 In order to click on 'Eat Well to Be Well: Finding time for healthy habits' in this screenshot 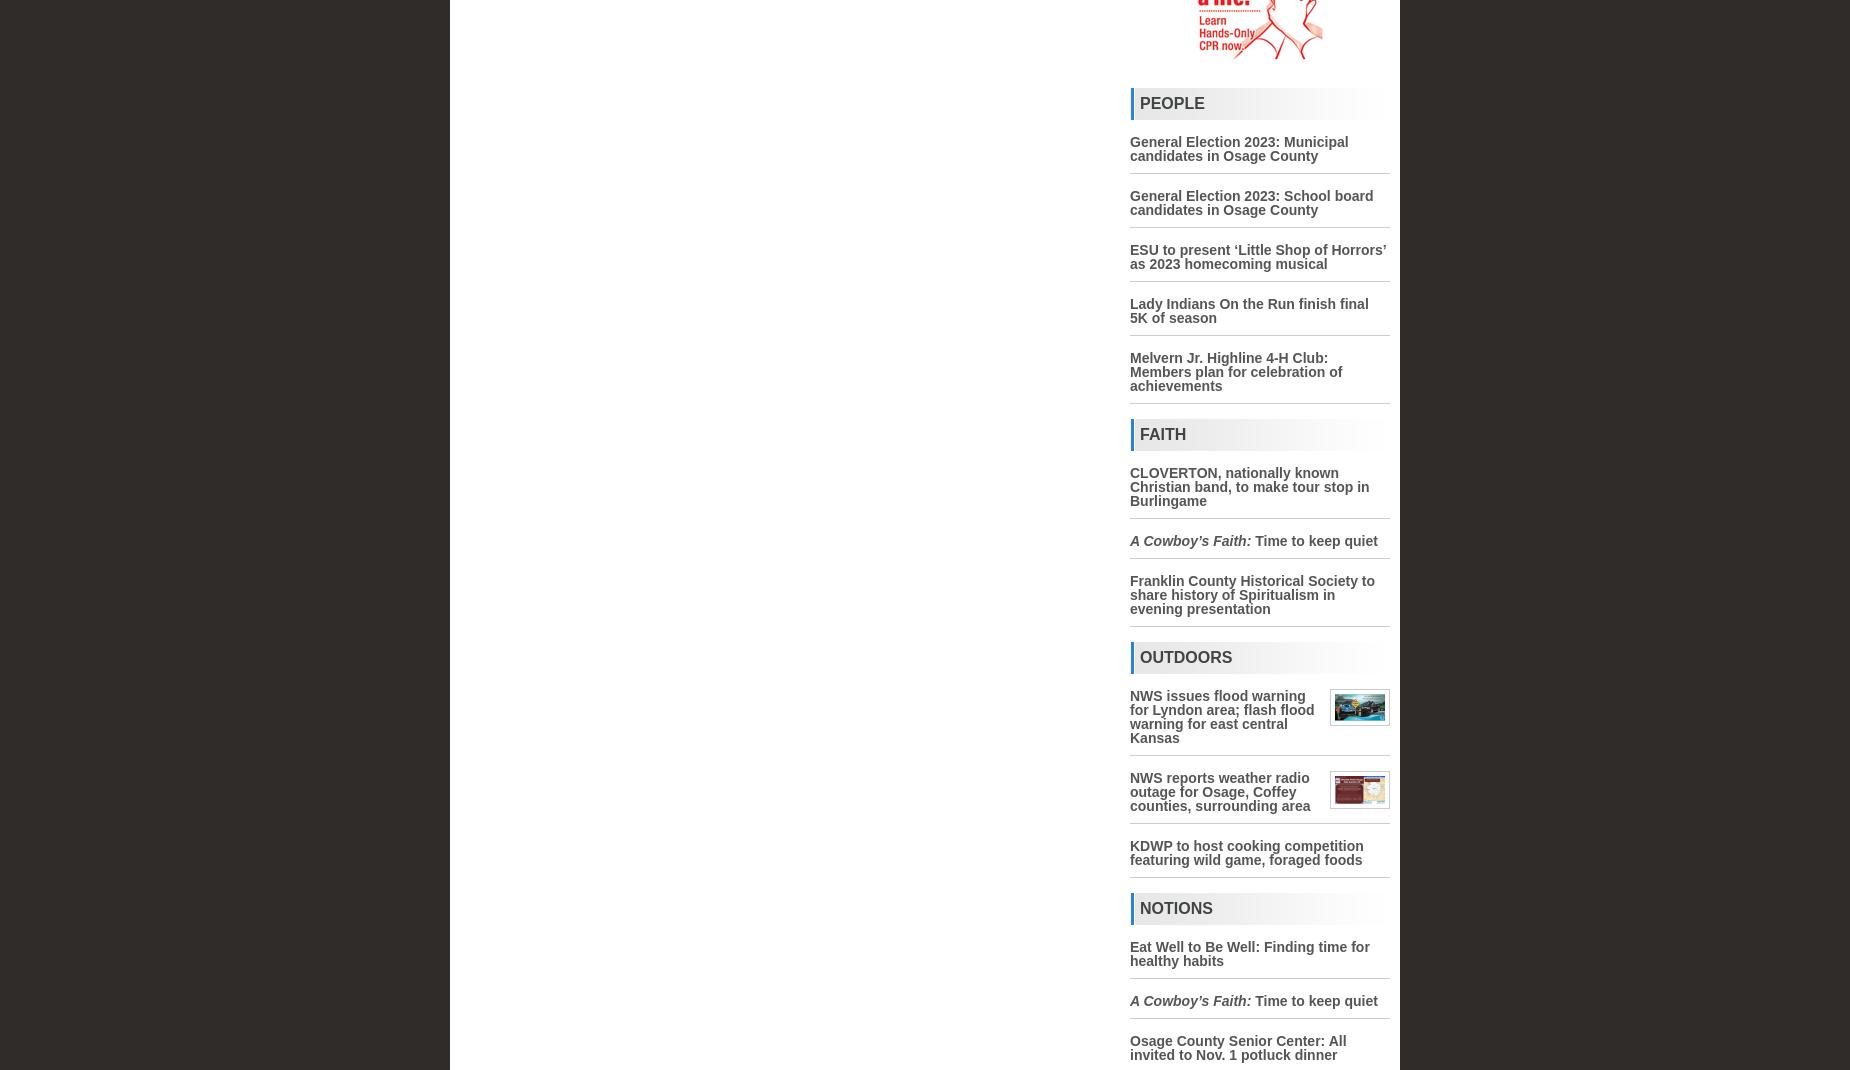, I will do `click(1128, 953)`.